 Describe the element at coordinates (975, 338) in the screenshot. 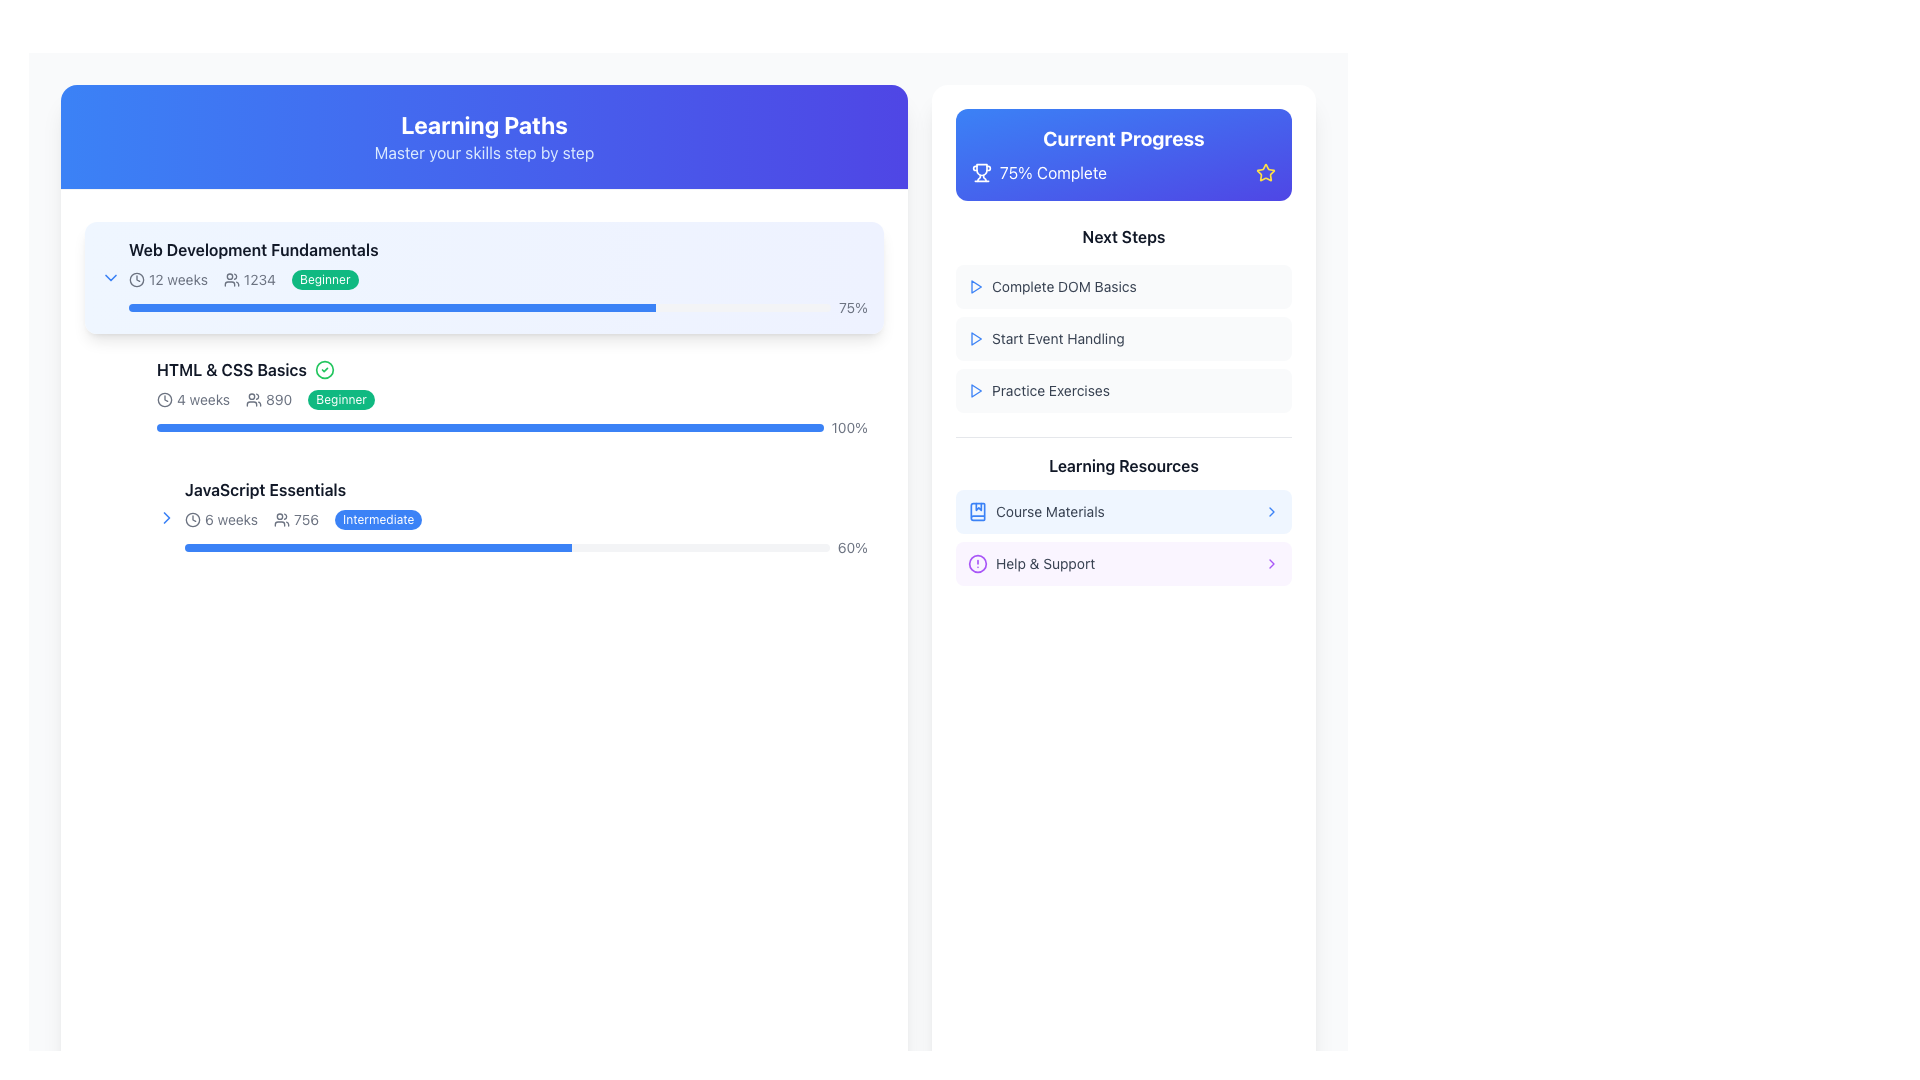

I see `the small blue triangular play icon located to the left of the text 'Start Event Handling' under the 'Current Progress' section` at that location.